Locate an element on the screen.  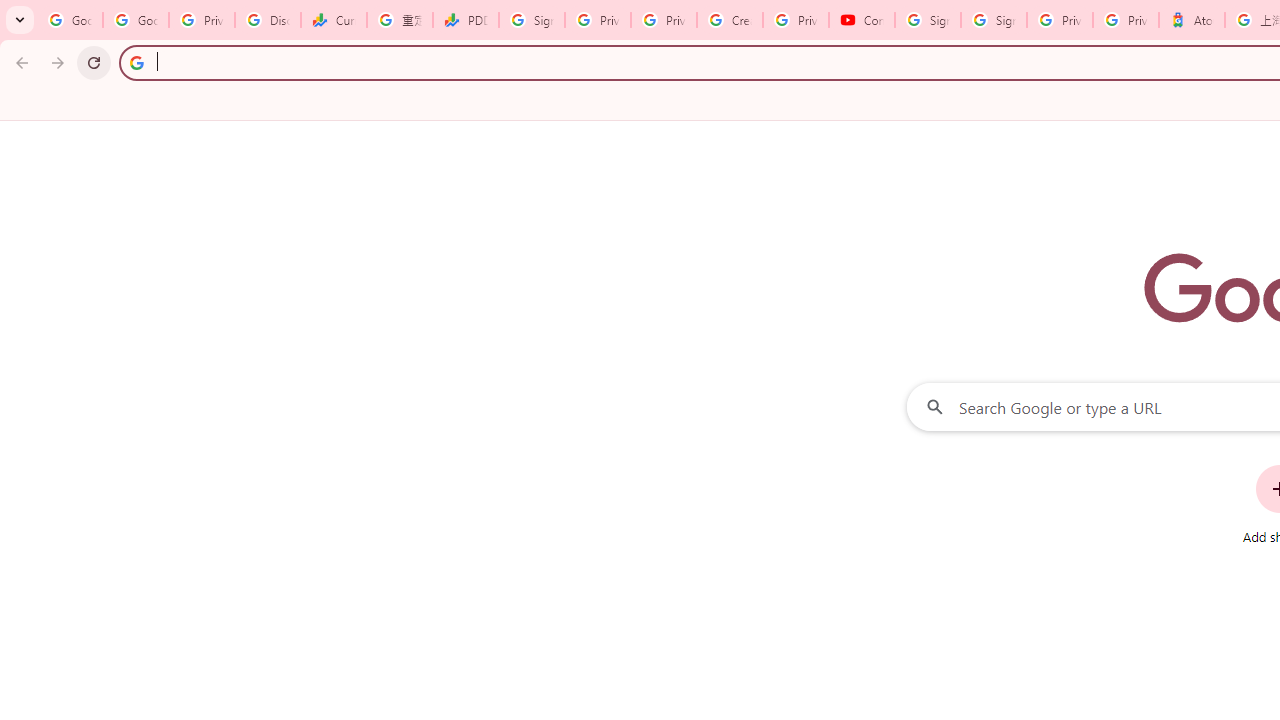
'Google Workspace Admin Community' is located at coordinates (70, 20).